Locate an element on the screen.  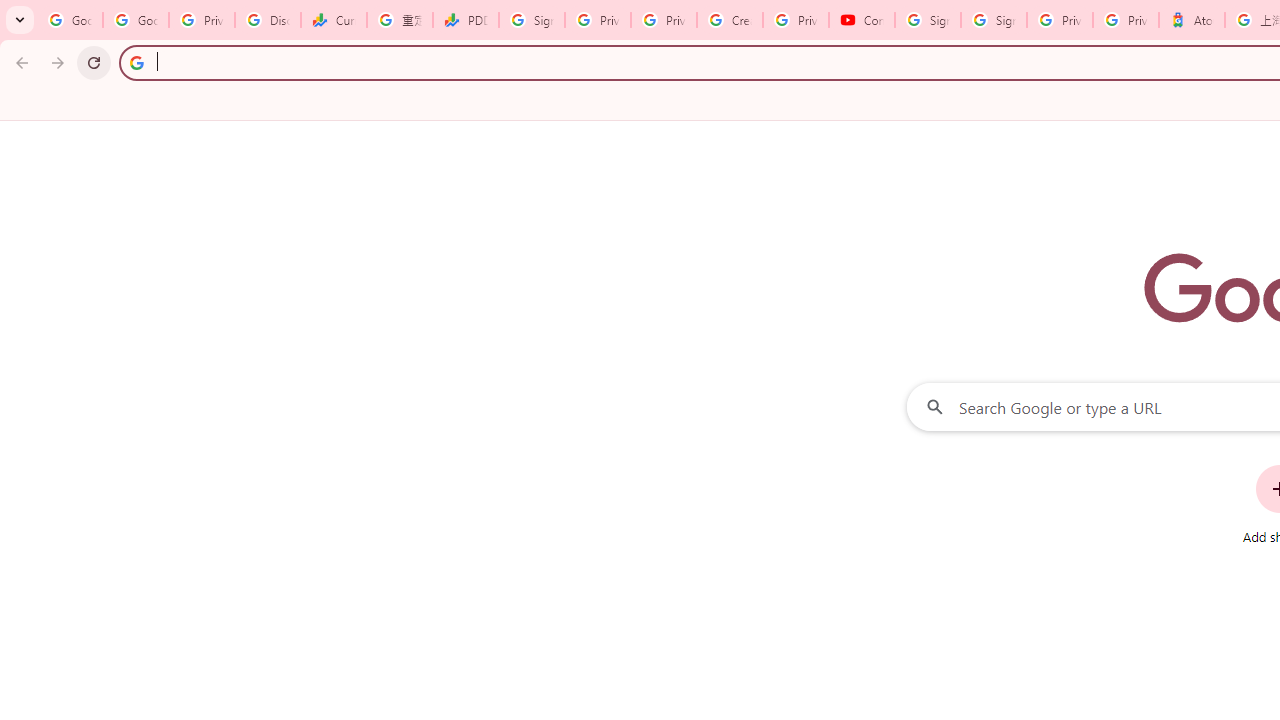
'Google Workspace Admin Community' is located at coordinates (70, 20).